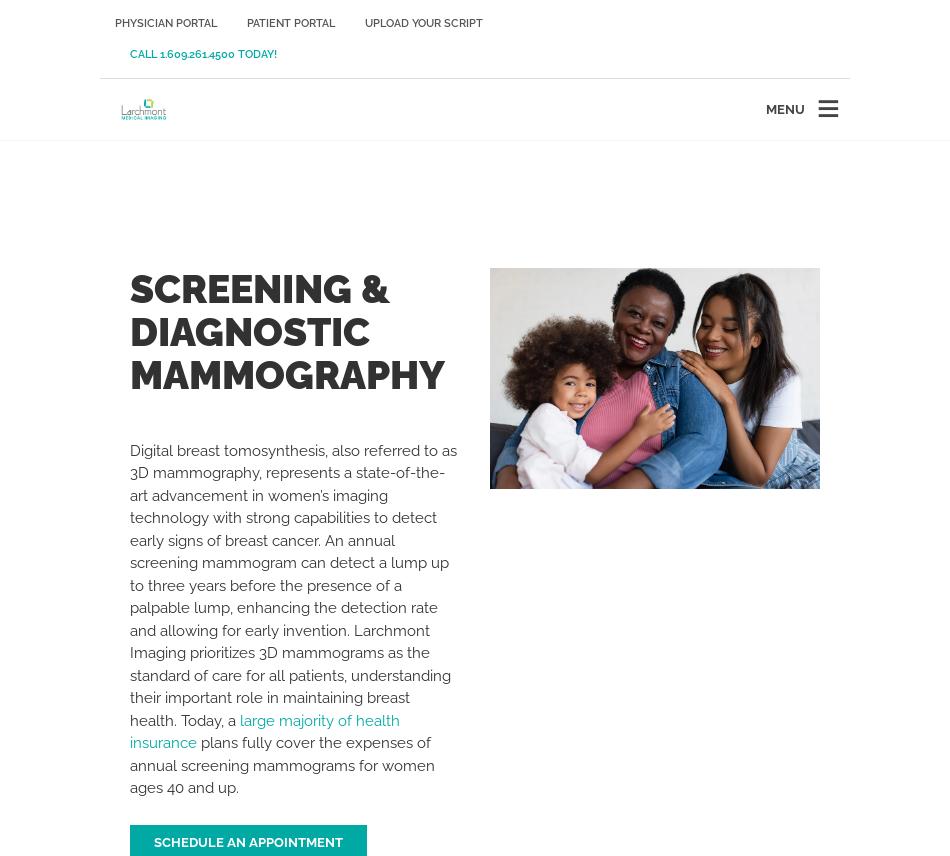  Describe the element at coordinates (292, 584) in the screenshot. I see `'Digital breast tomosynthesis, also referred to as 3D mammography, represents a state-of-the-art advancement in women’s imaging technology with strong capabilities to detect early signs of breast cancer. An annual screening mammogram can detect a lump up to three years before the presence of a palpable lump, enhancing the detection rate and allowing for early invention. Larchmont Imaging prioritizes 3D mammograms as the standard of care for all patients, understanding their important role in maintaining breast health. Today, a'` at that location.